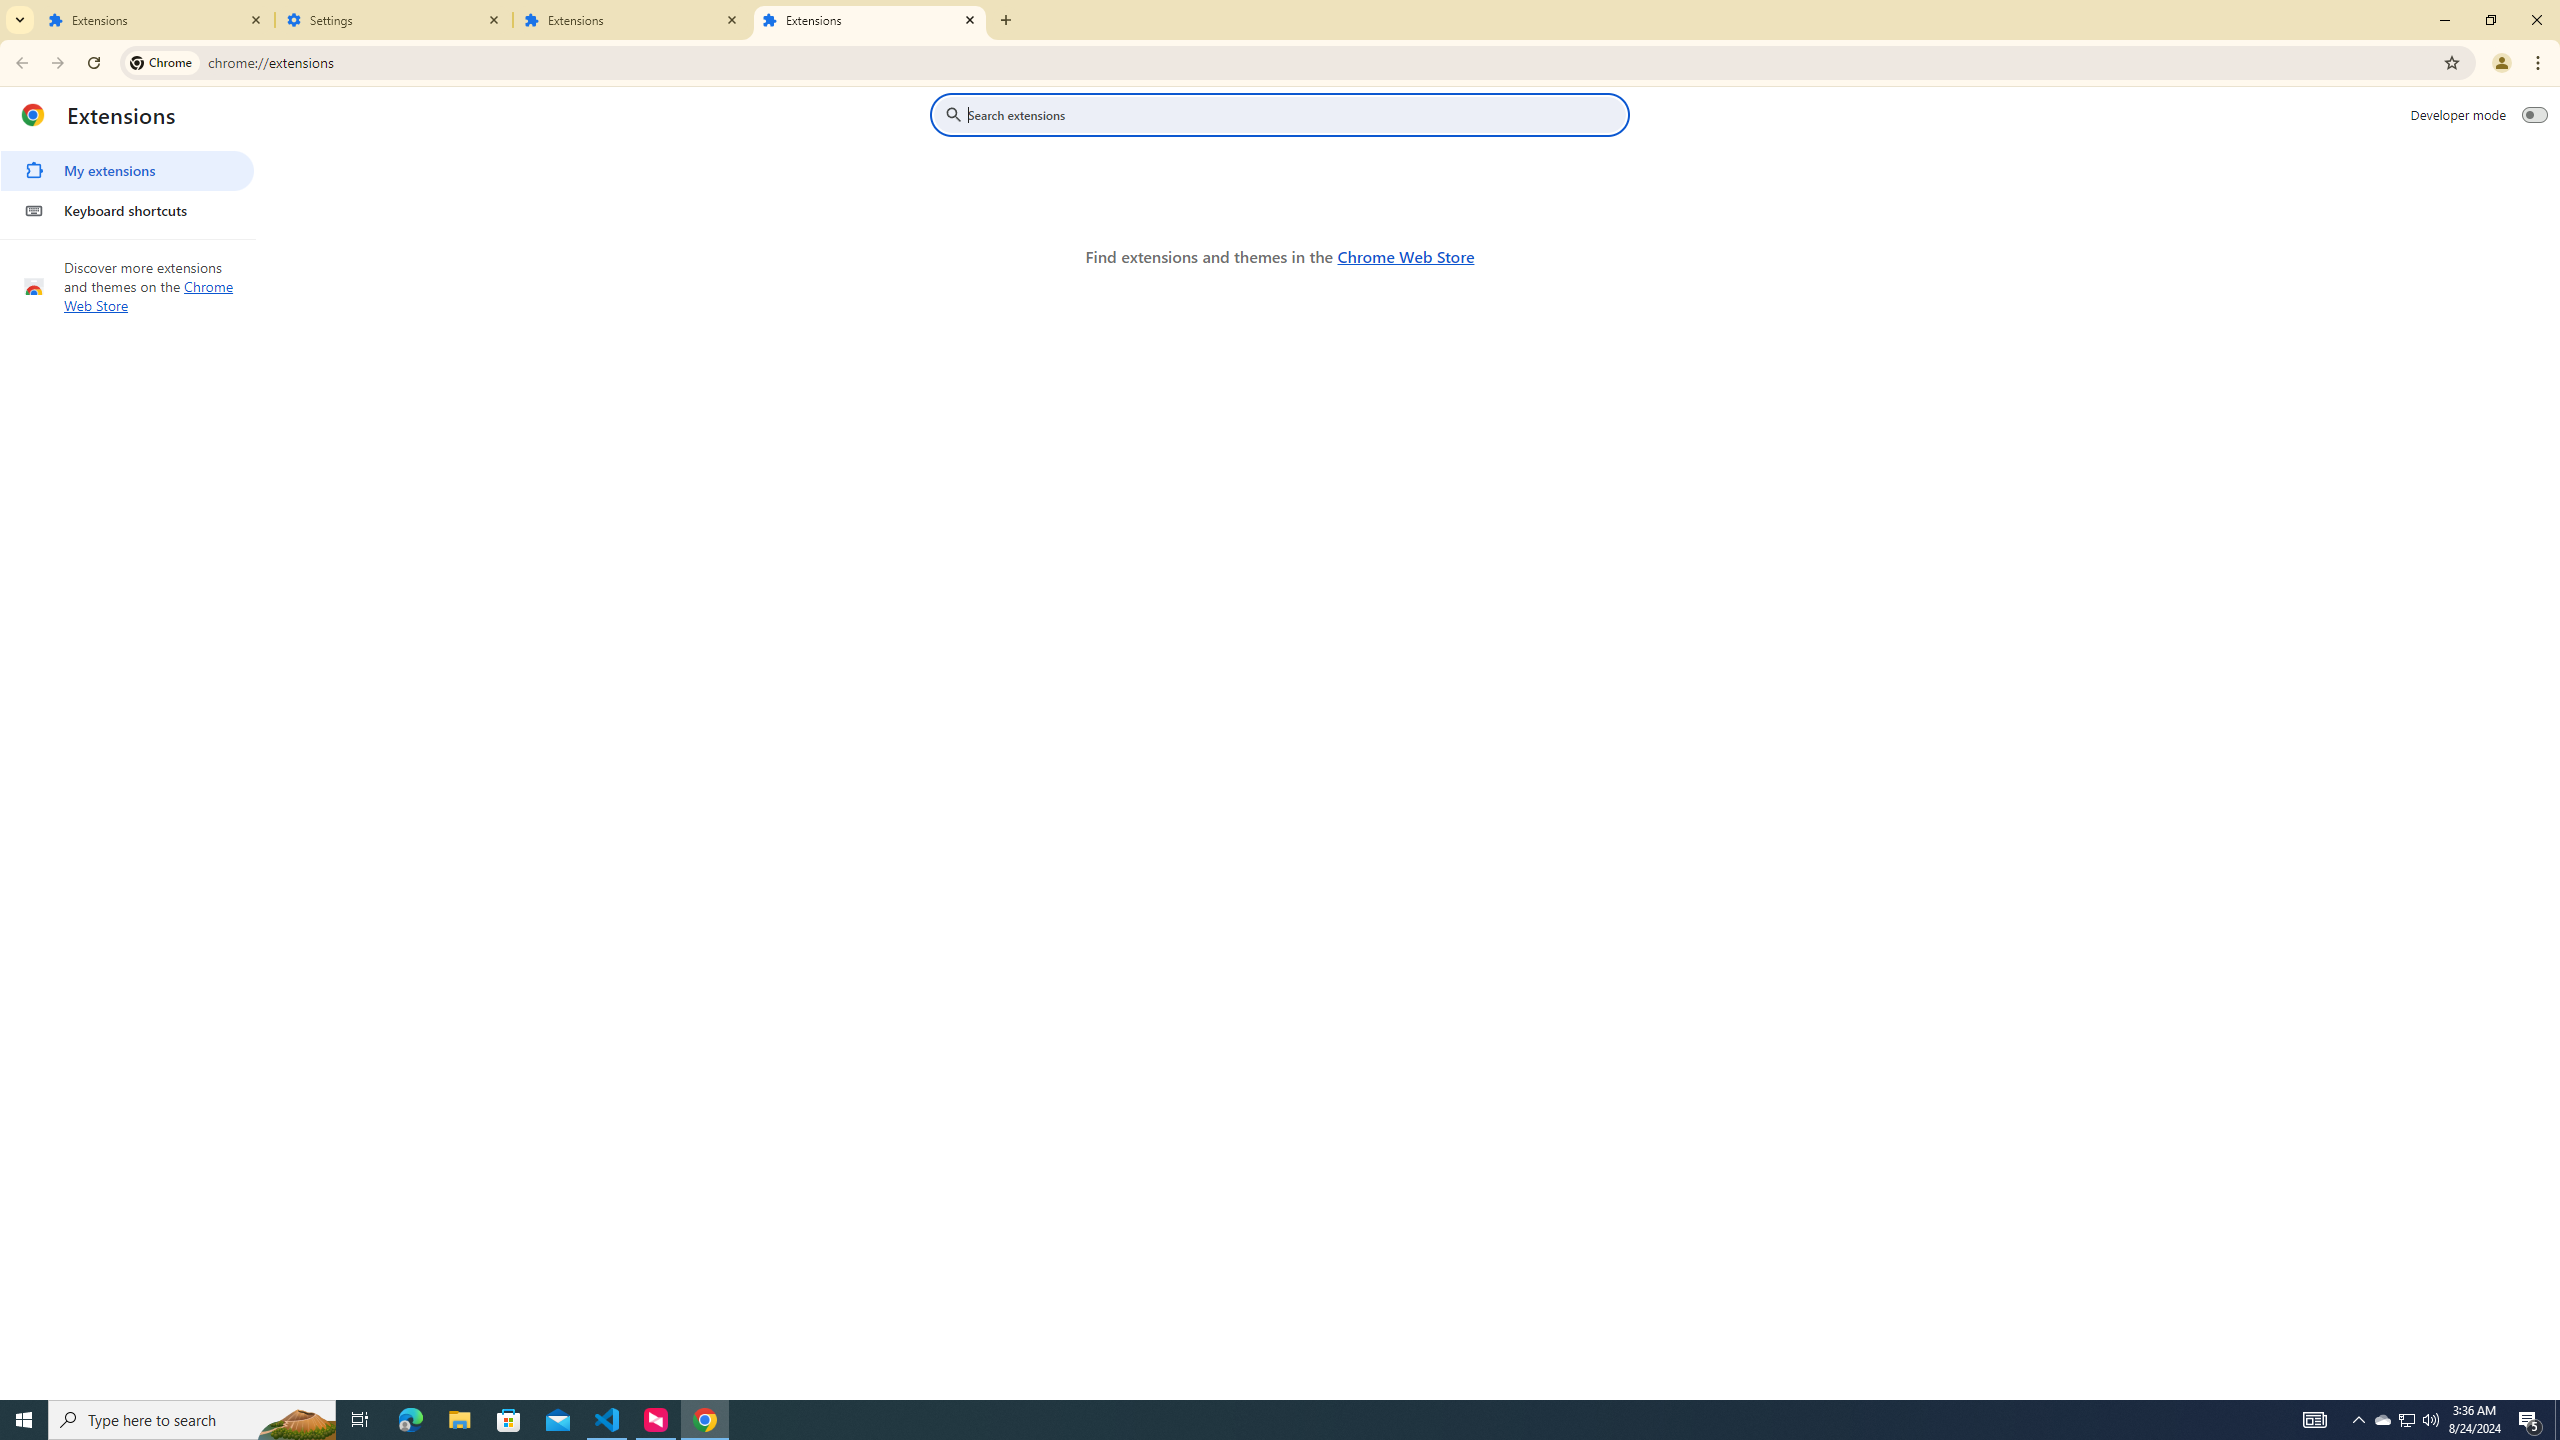 This screenshot has width=2560, height=1440. Describe the element at coordinates (1293, 114) in the screenshot. I see `'Search extensions'` at that location.